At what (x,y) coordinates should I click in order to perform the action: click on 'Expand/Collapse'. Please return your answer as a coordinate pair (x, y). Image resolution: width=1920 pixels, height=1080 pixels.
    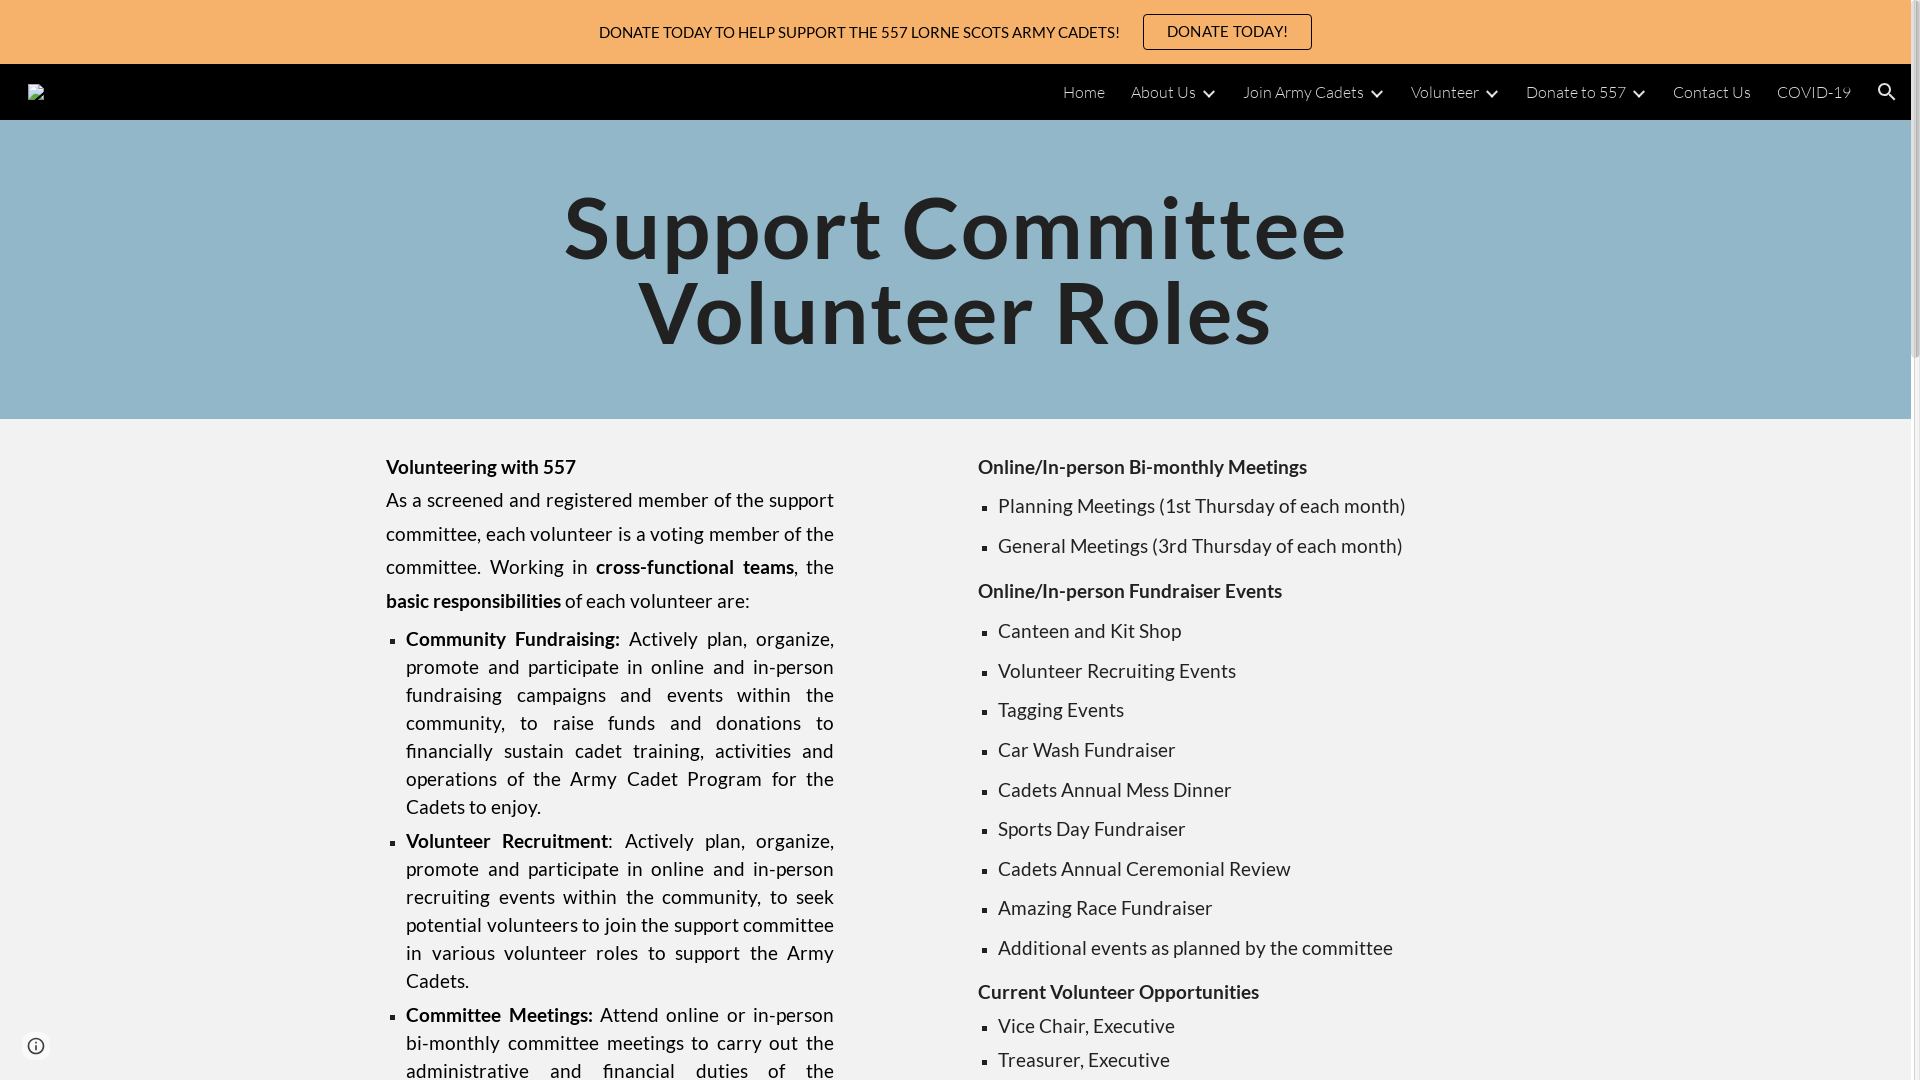
    Looking at the image, I should click on (1482, 92).